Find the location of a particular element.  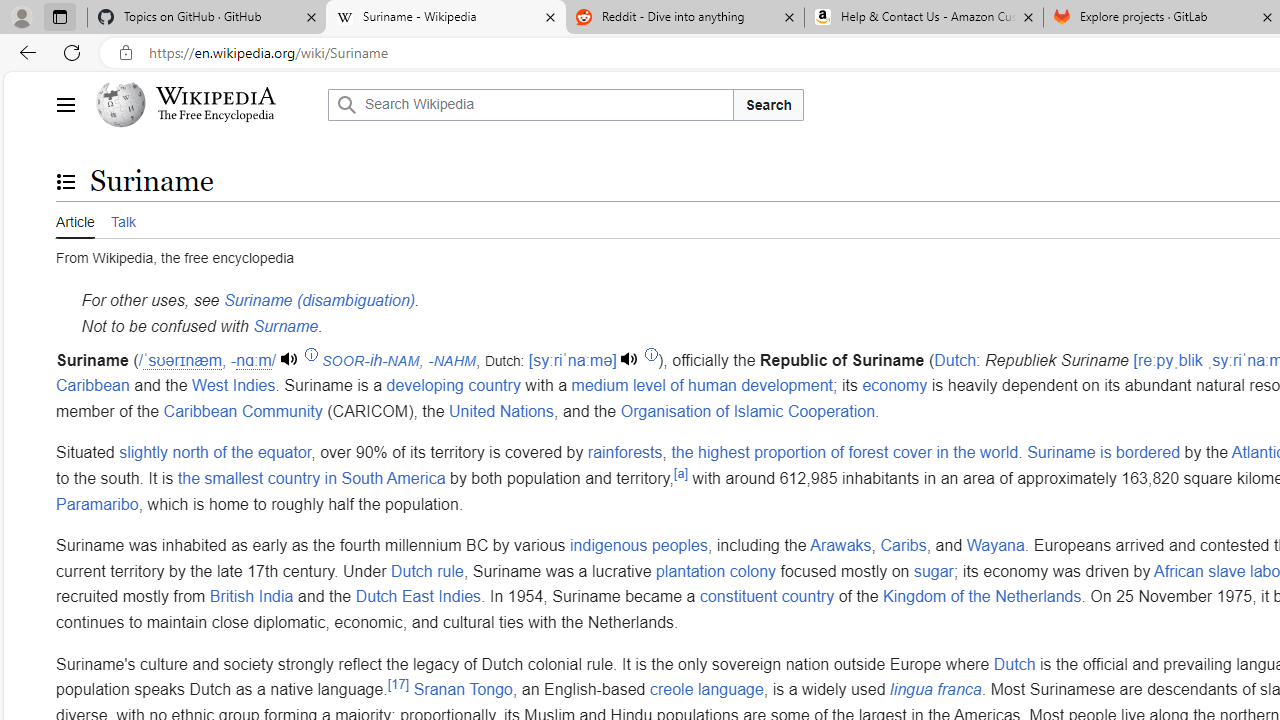

'Talk' is located at coordinates (121, 219).